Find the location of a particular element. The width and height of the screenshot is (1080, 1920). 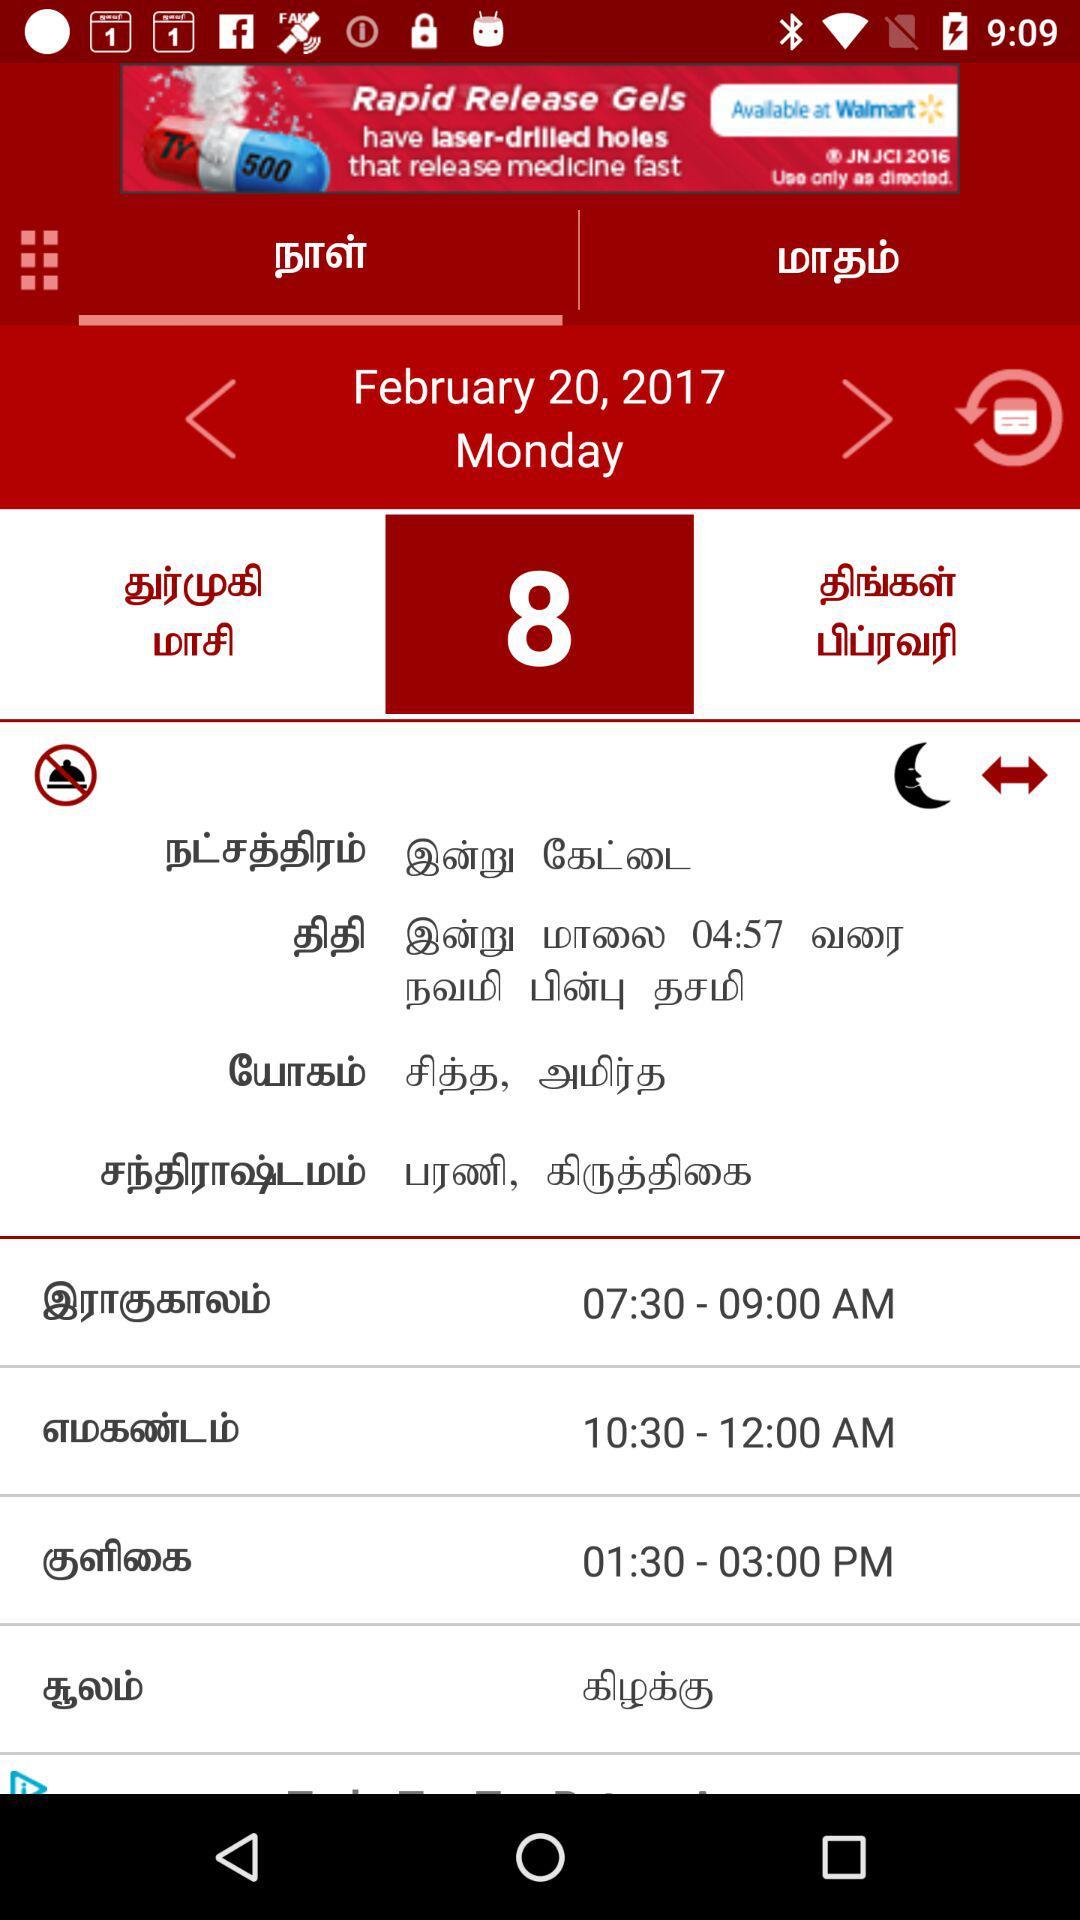

the arrow_forward icon is located at coordinates (865, 416).